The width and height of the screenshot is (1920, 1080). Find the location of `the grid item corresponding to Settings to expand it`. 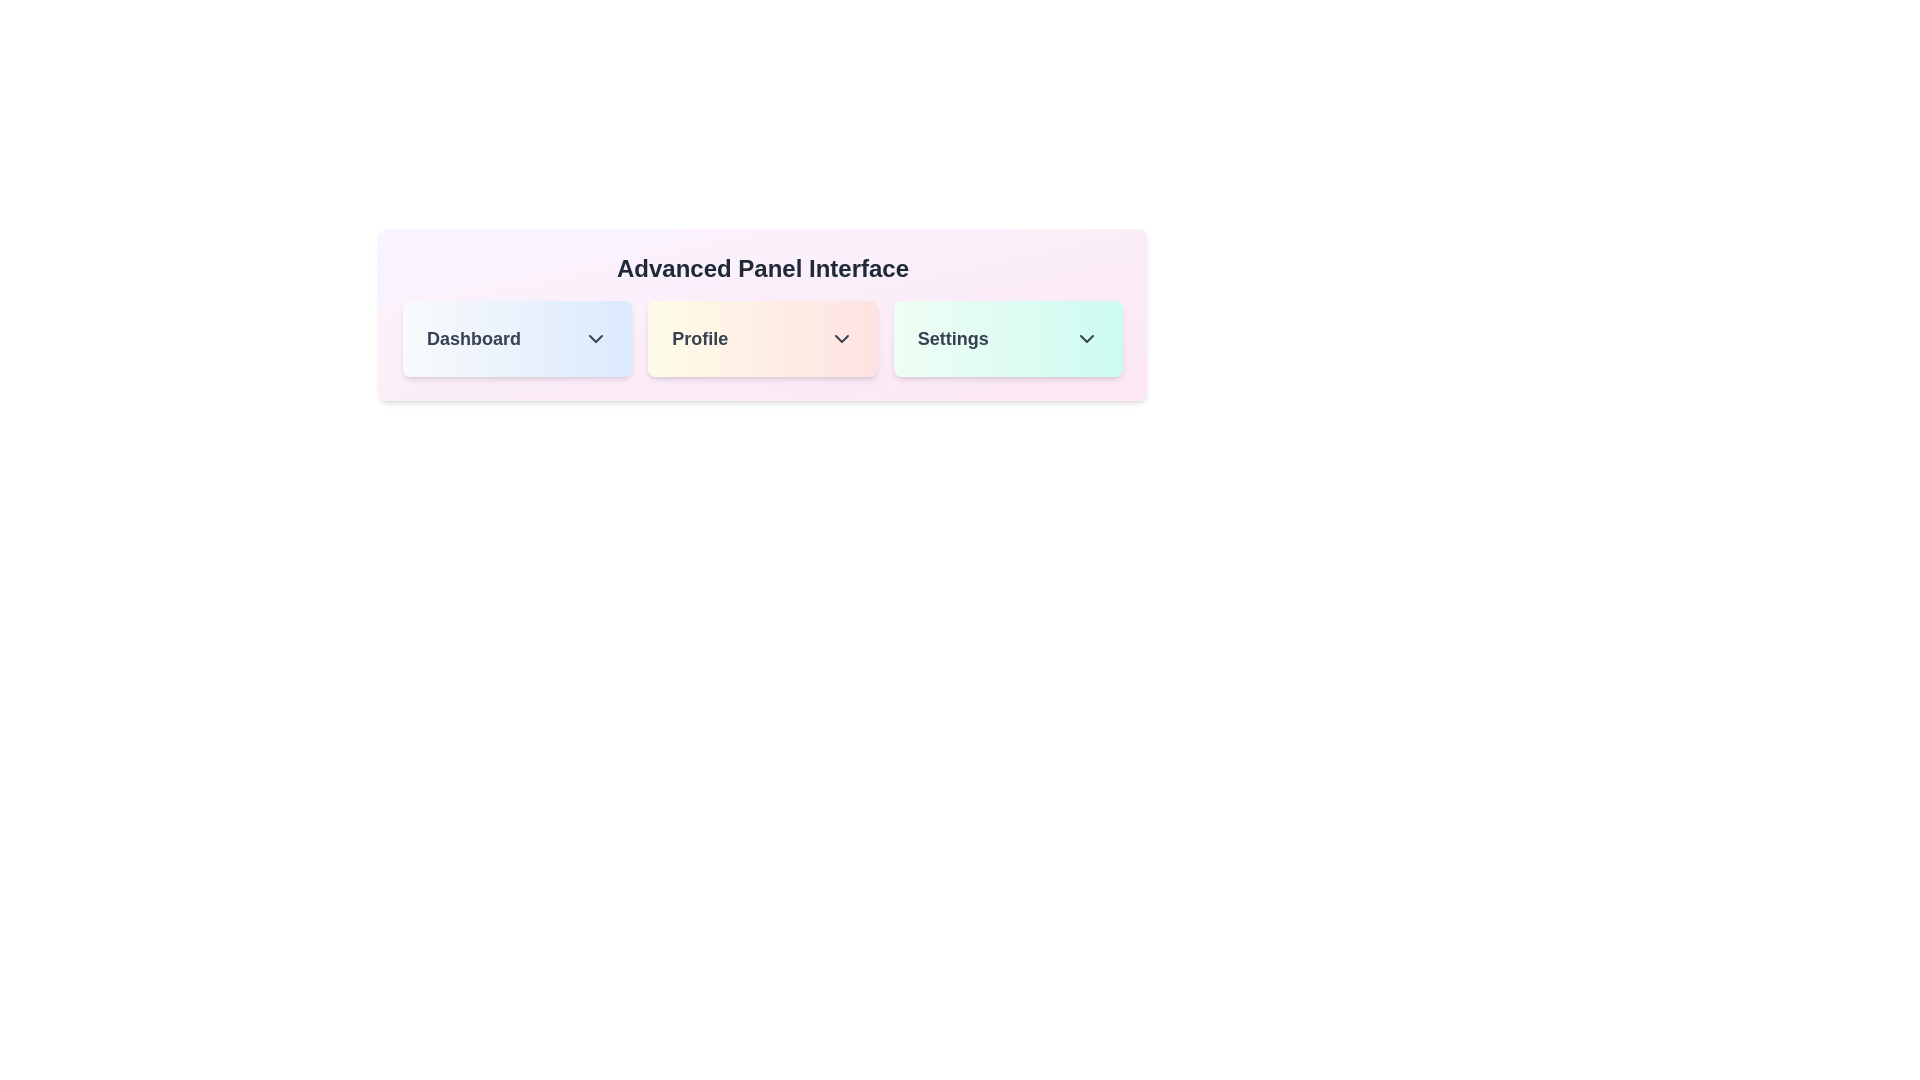

the grid item corresponding to Settings to expand it is located at coordinates (1008, 338).